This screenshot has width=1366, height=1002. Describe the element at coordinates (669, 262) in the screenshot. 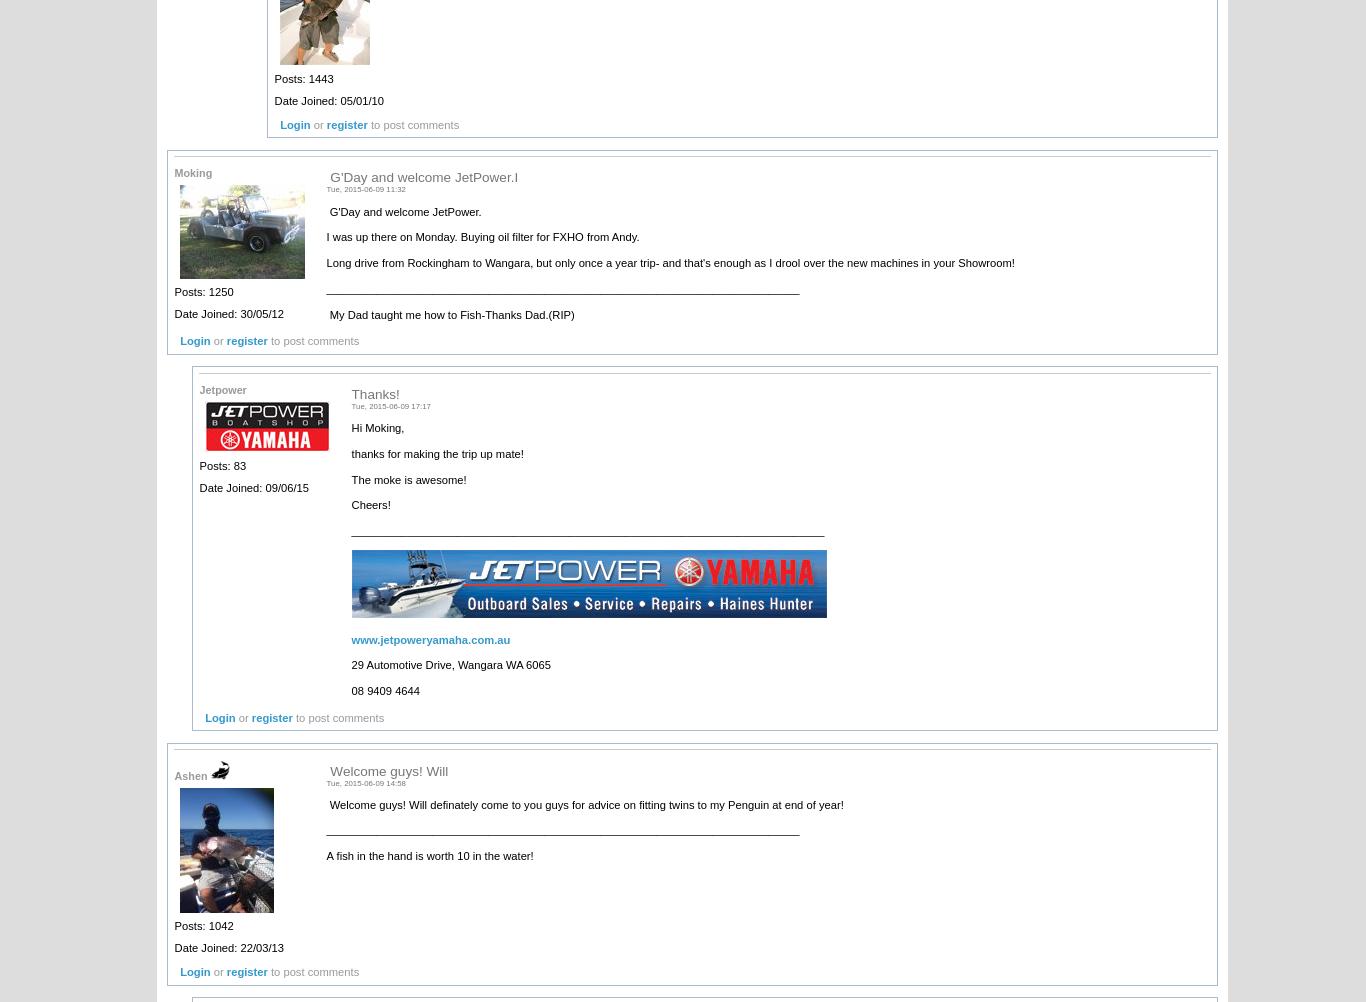

I see `'Long drive from Rockingham to Wangara, but only once a year trip- and that's enough as I drool over the new machines in your Showroom!'` at that location.